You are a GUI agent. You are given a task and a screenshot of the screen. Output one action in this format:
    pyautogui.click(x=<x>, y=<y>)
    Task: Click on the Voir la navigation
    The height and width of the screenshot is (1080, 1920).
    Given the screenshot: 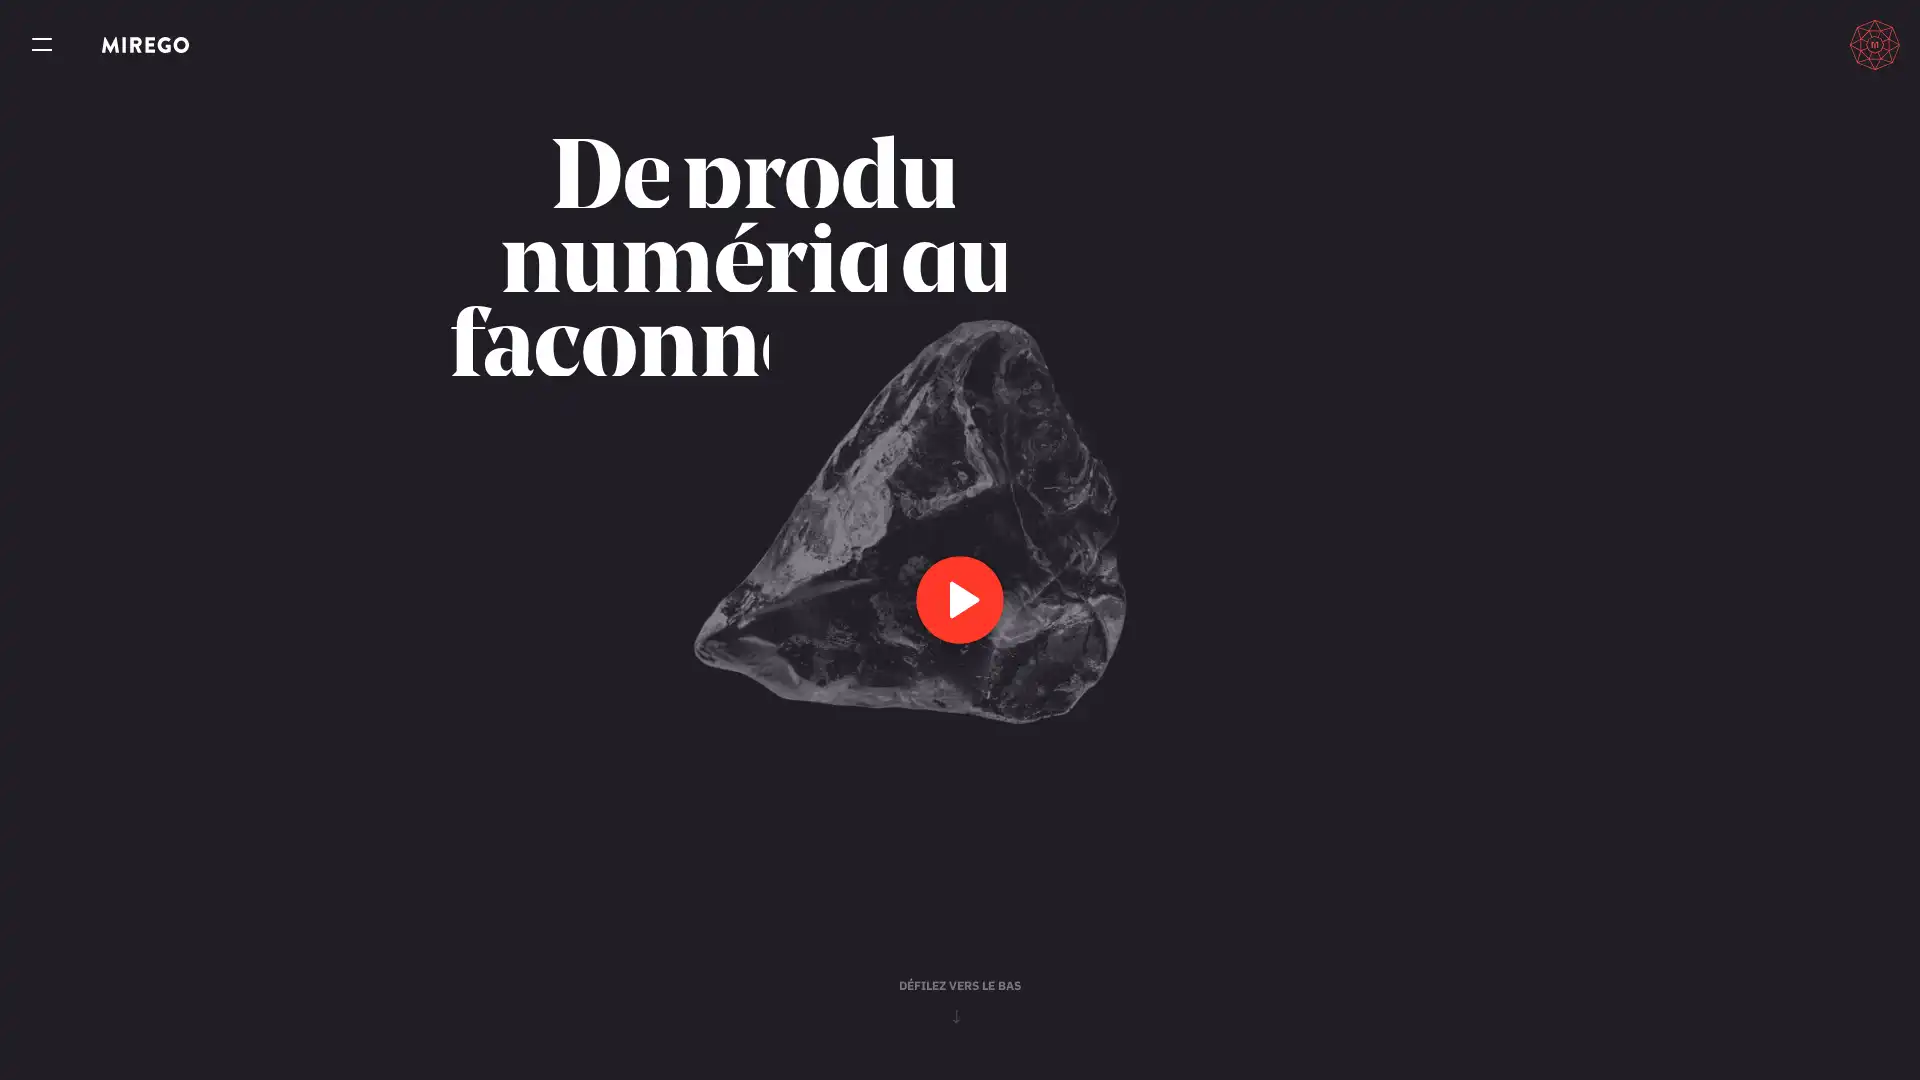 What is the action you would take?
    pyautogui.click(x=42, y=45)
    